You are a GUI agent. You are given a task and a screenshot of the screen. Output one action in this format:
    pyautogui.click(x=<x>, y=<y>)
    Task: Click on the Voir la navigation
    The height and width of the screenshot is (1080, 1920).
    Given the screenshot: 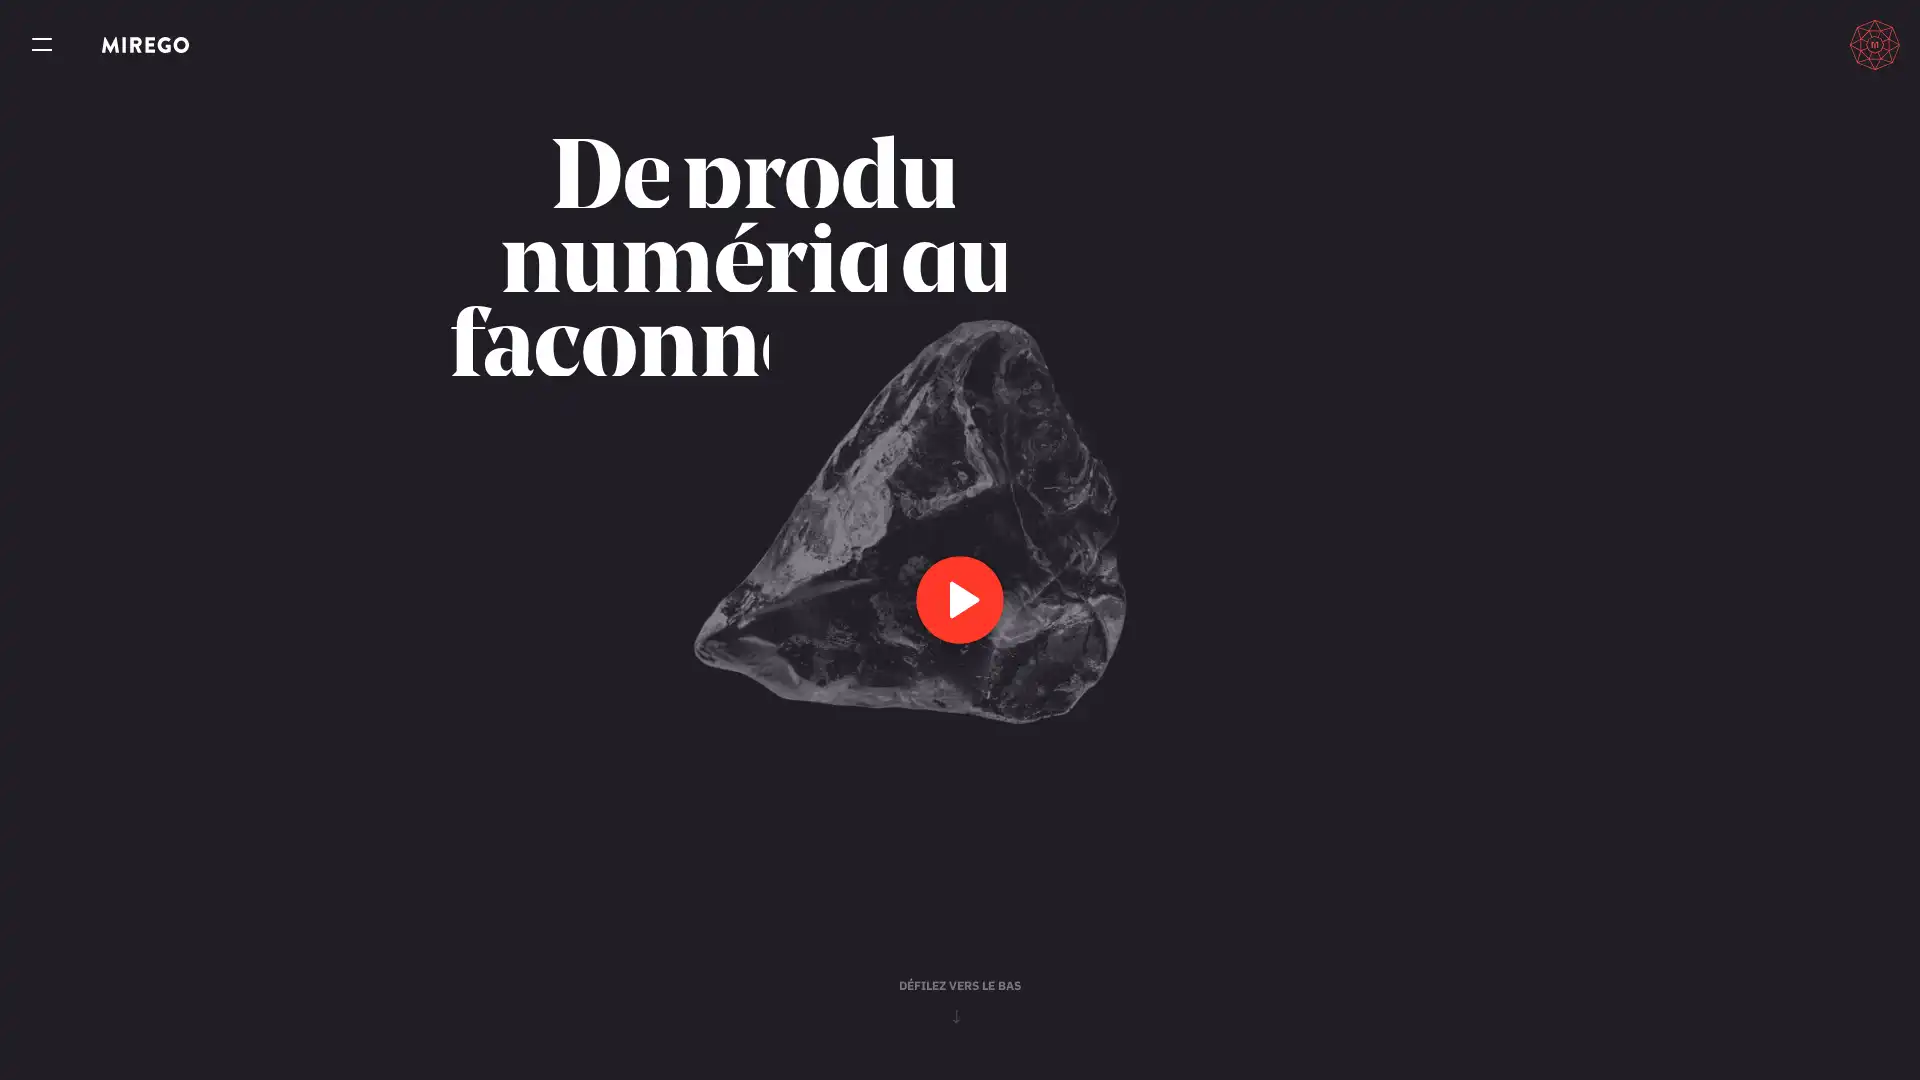 What is the action you would take?
    pyautogui.click(x=42, y=45)
    